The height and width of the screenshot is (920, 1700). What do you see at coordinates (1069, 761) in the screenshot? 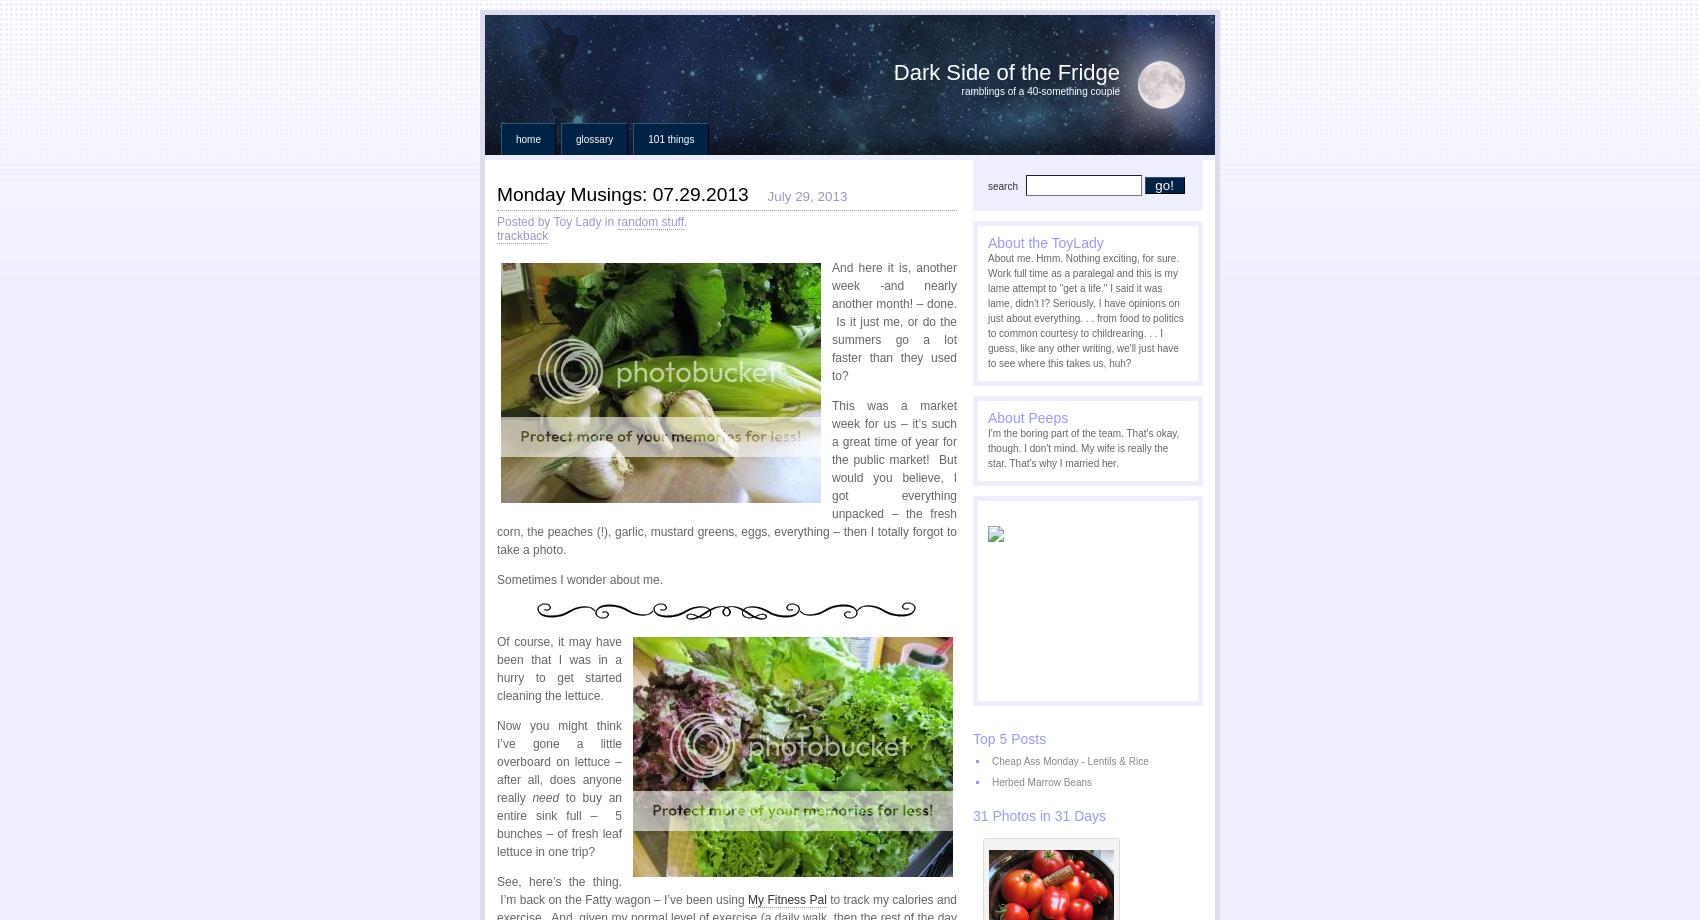
I see `'Cheap Ass Monday - Lentils & Rice'` at bounding box center [1069, 761].